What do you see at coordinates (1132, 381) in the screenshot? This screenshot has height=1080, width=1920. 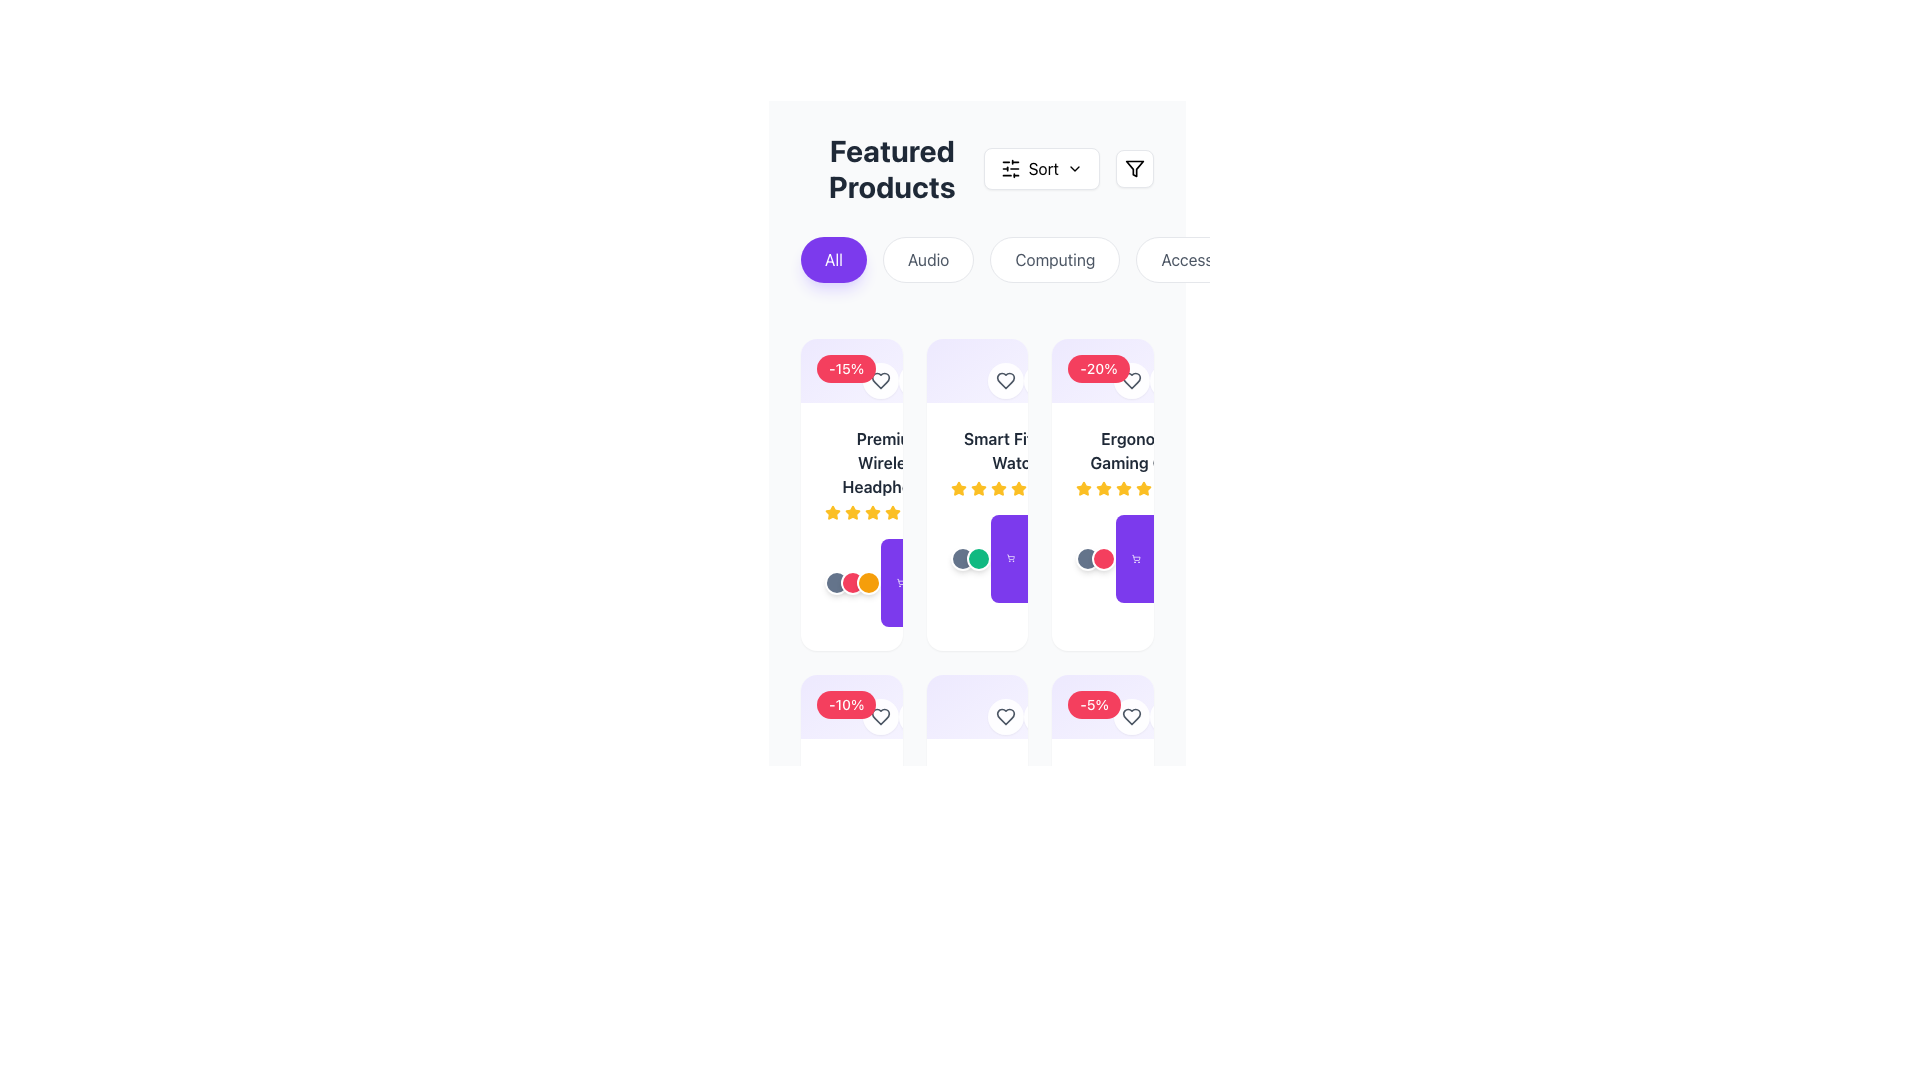 I see `the heart icon located in the top-right area of the product card to mark it as favorite or add it to the wishlist` at bounding box center [1132, 381].